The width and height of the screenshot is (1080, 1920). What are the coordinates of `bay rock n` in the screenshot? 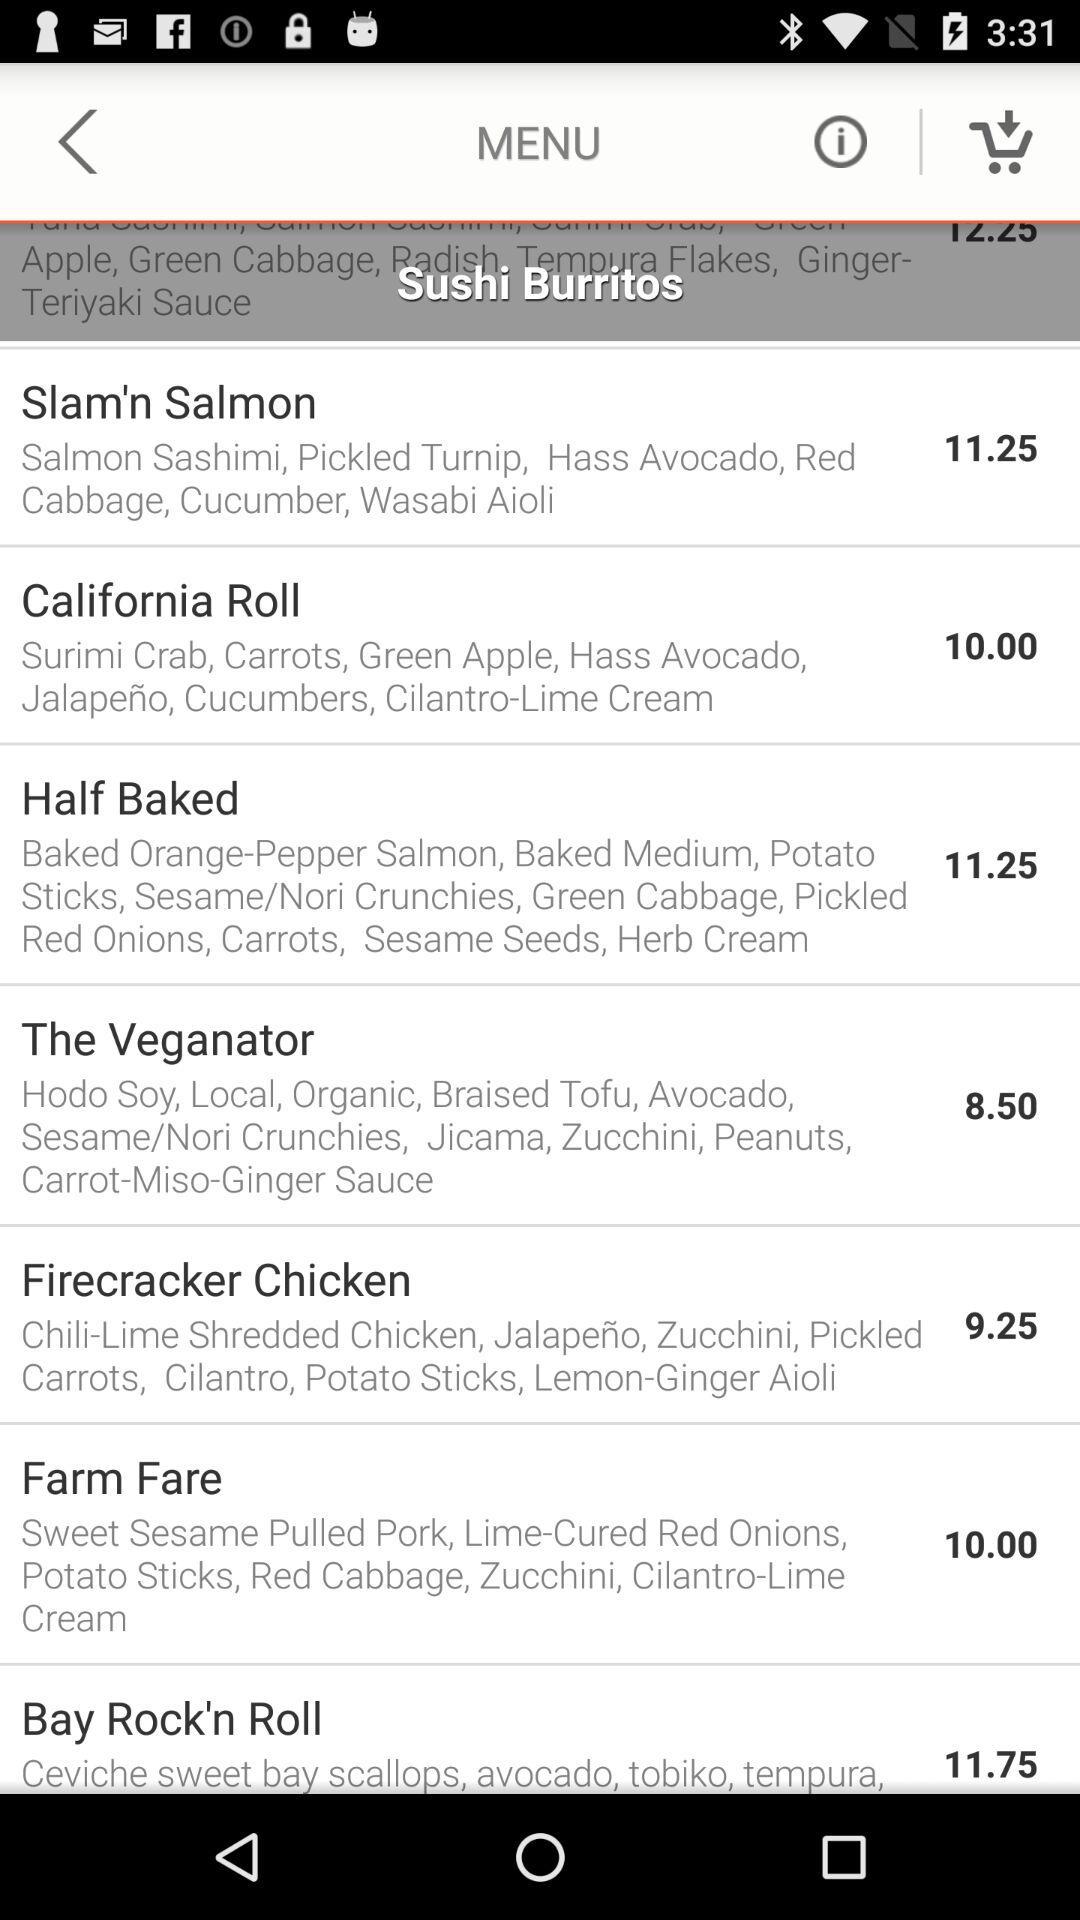 It's located at (471, 1716).